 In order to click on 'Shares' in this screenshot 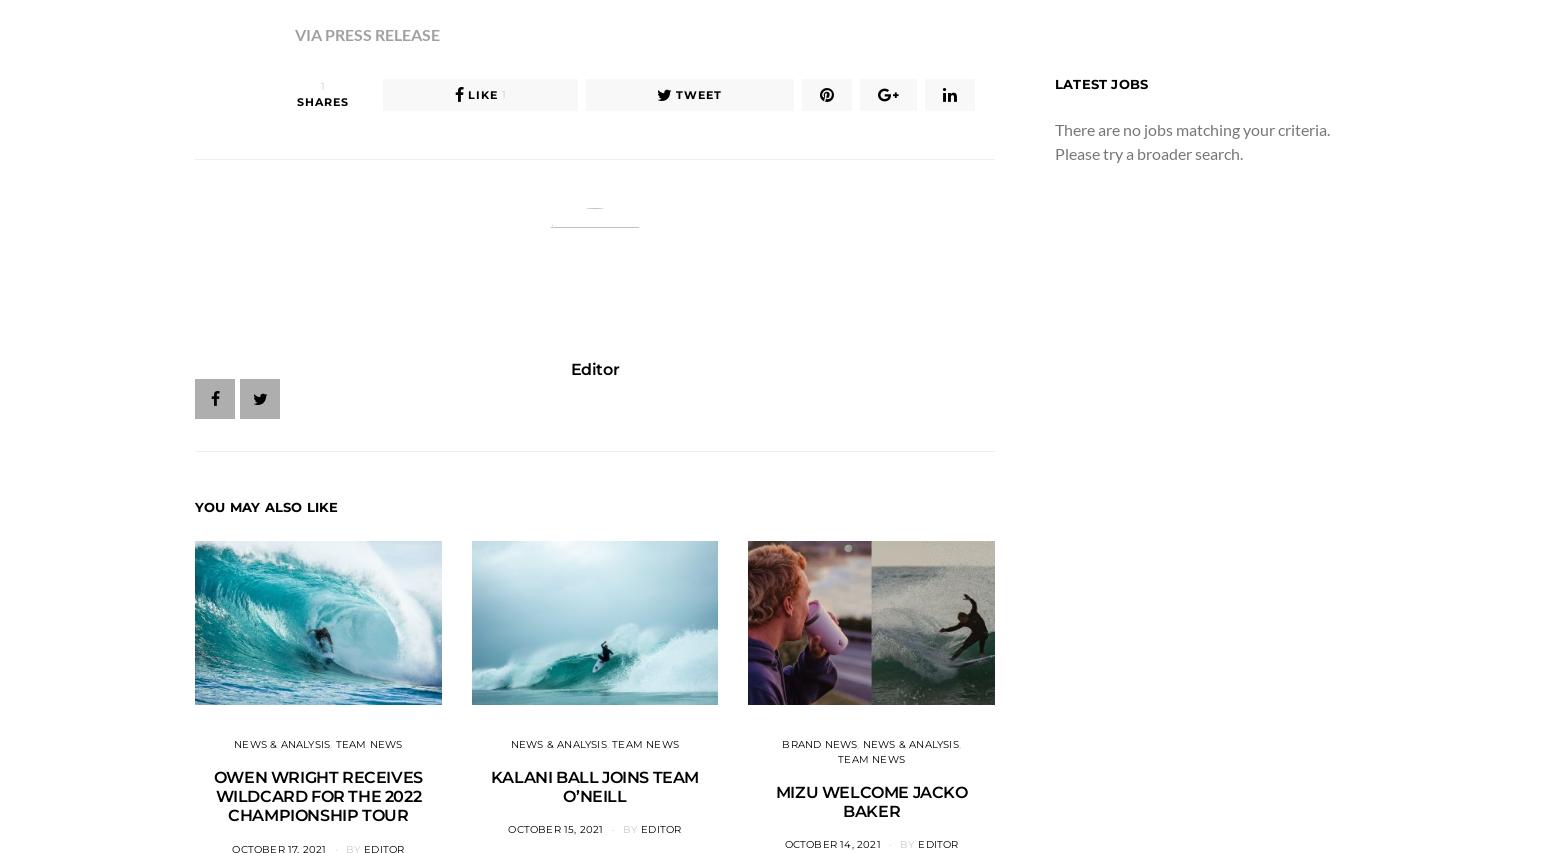, I will do `click(322, 102)`.